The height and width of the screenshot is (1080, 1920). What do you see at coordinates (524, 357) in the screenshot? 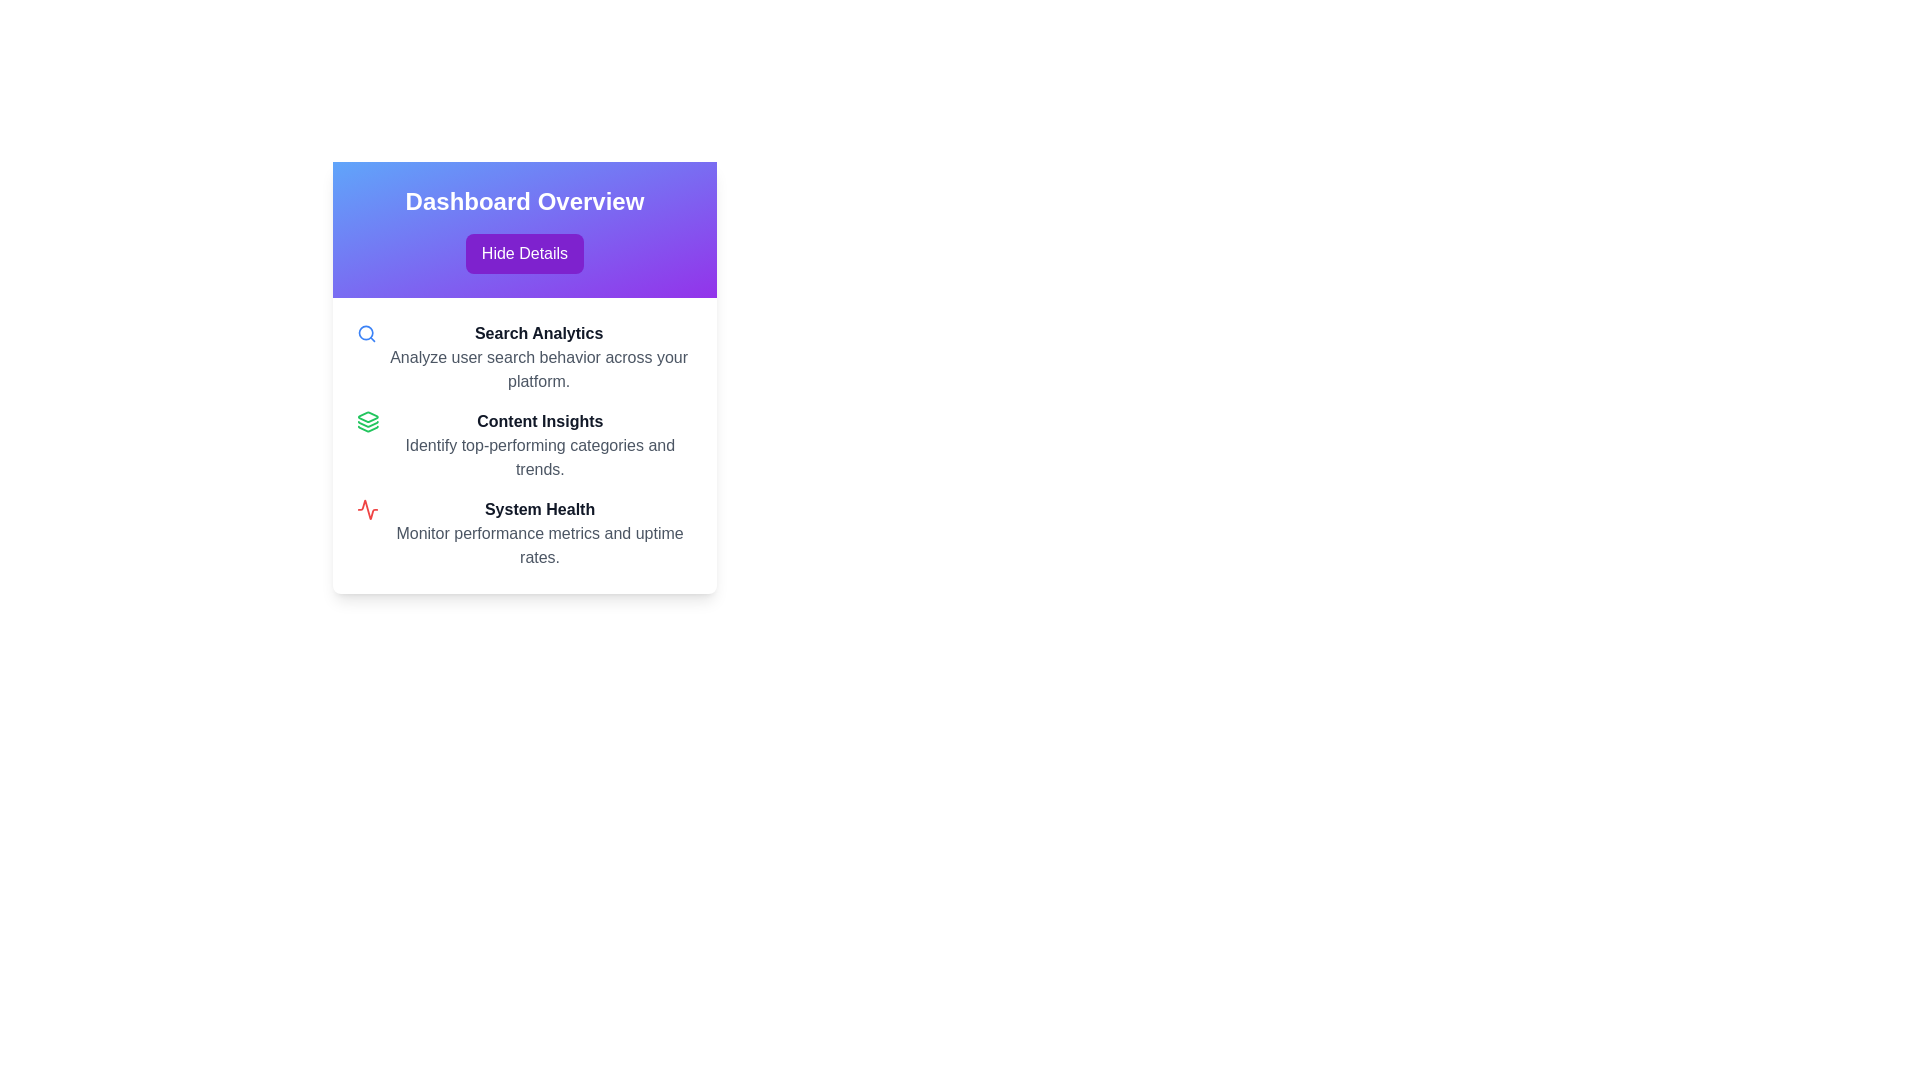
I see `the informational block containing a blue search icon and the text 'Search Analytics' followed by 'Analyze user search behavior across your platform.'` at bounding box center [524, 357].